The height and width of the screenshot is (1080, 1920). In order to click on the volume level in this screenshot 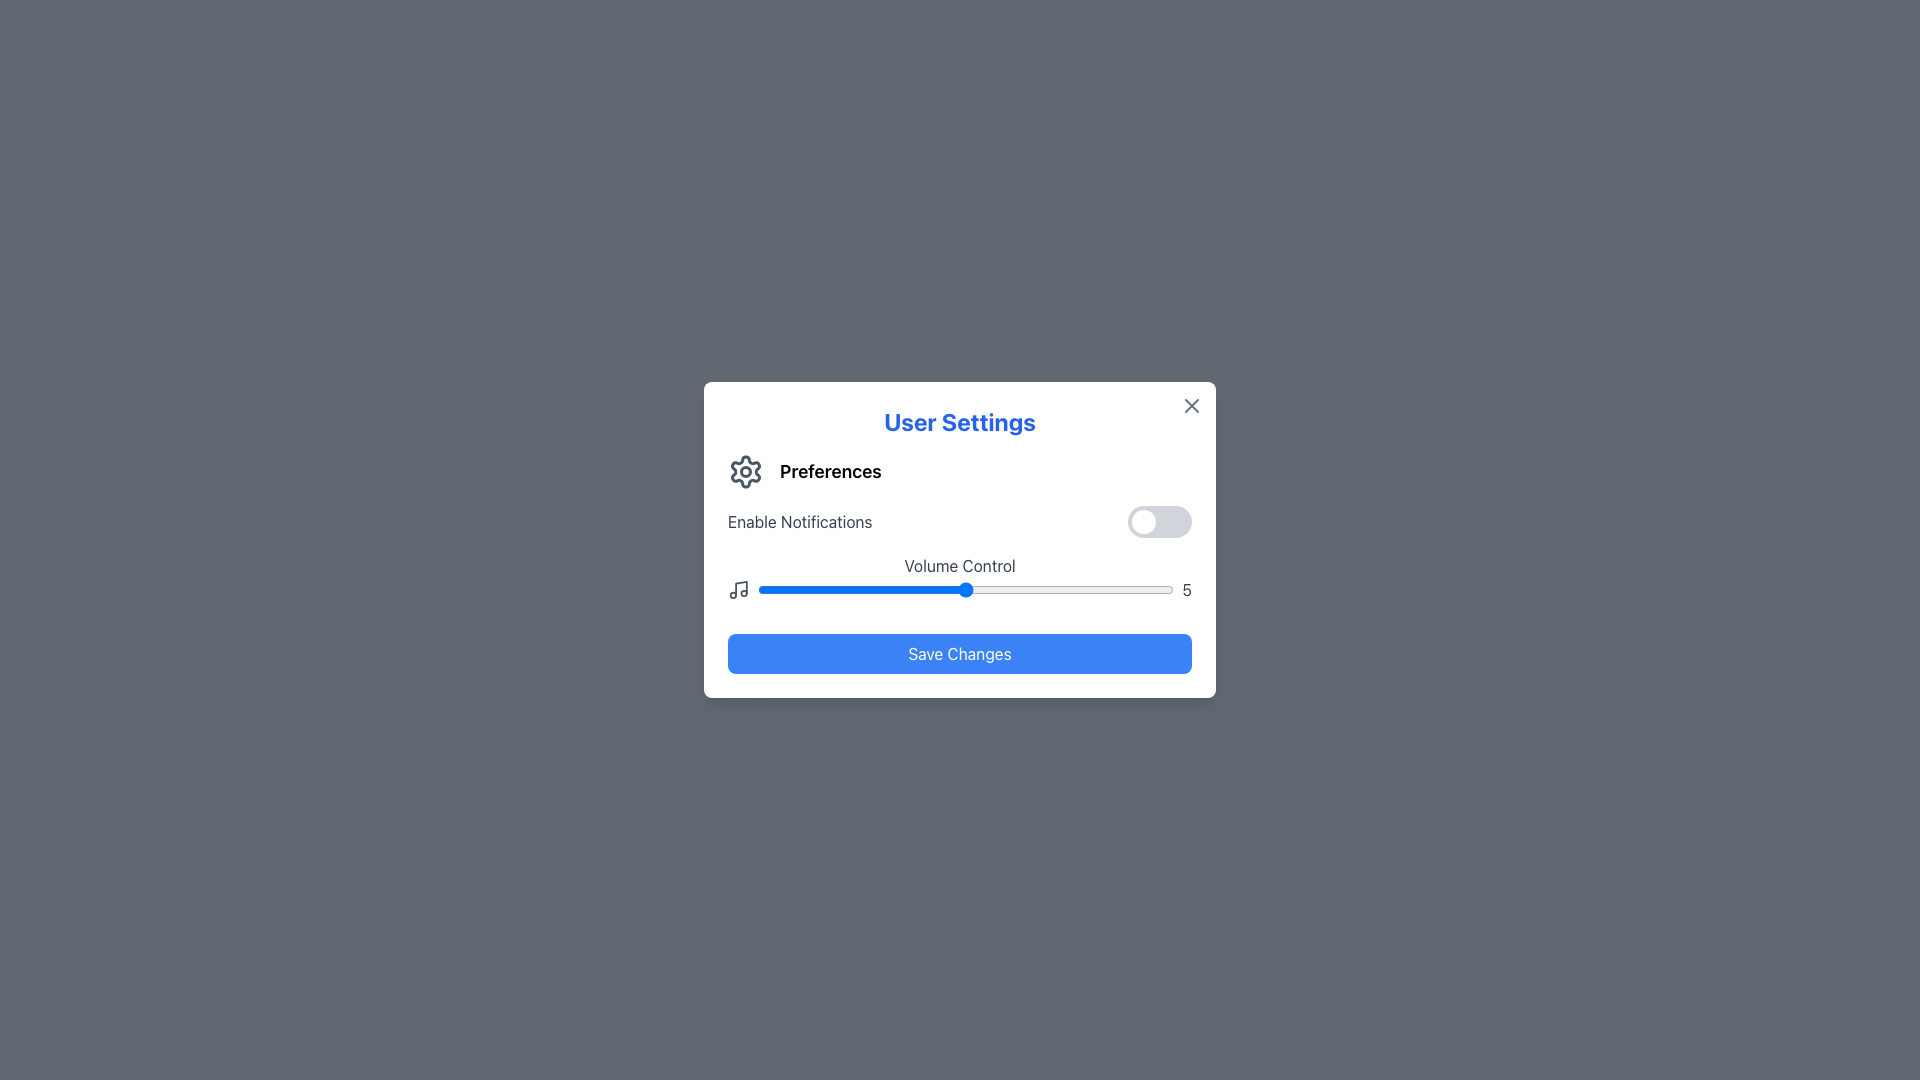, I will do `click(1132, 589)`.